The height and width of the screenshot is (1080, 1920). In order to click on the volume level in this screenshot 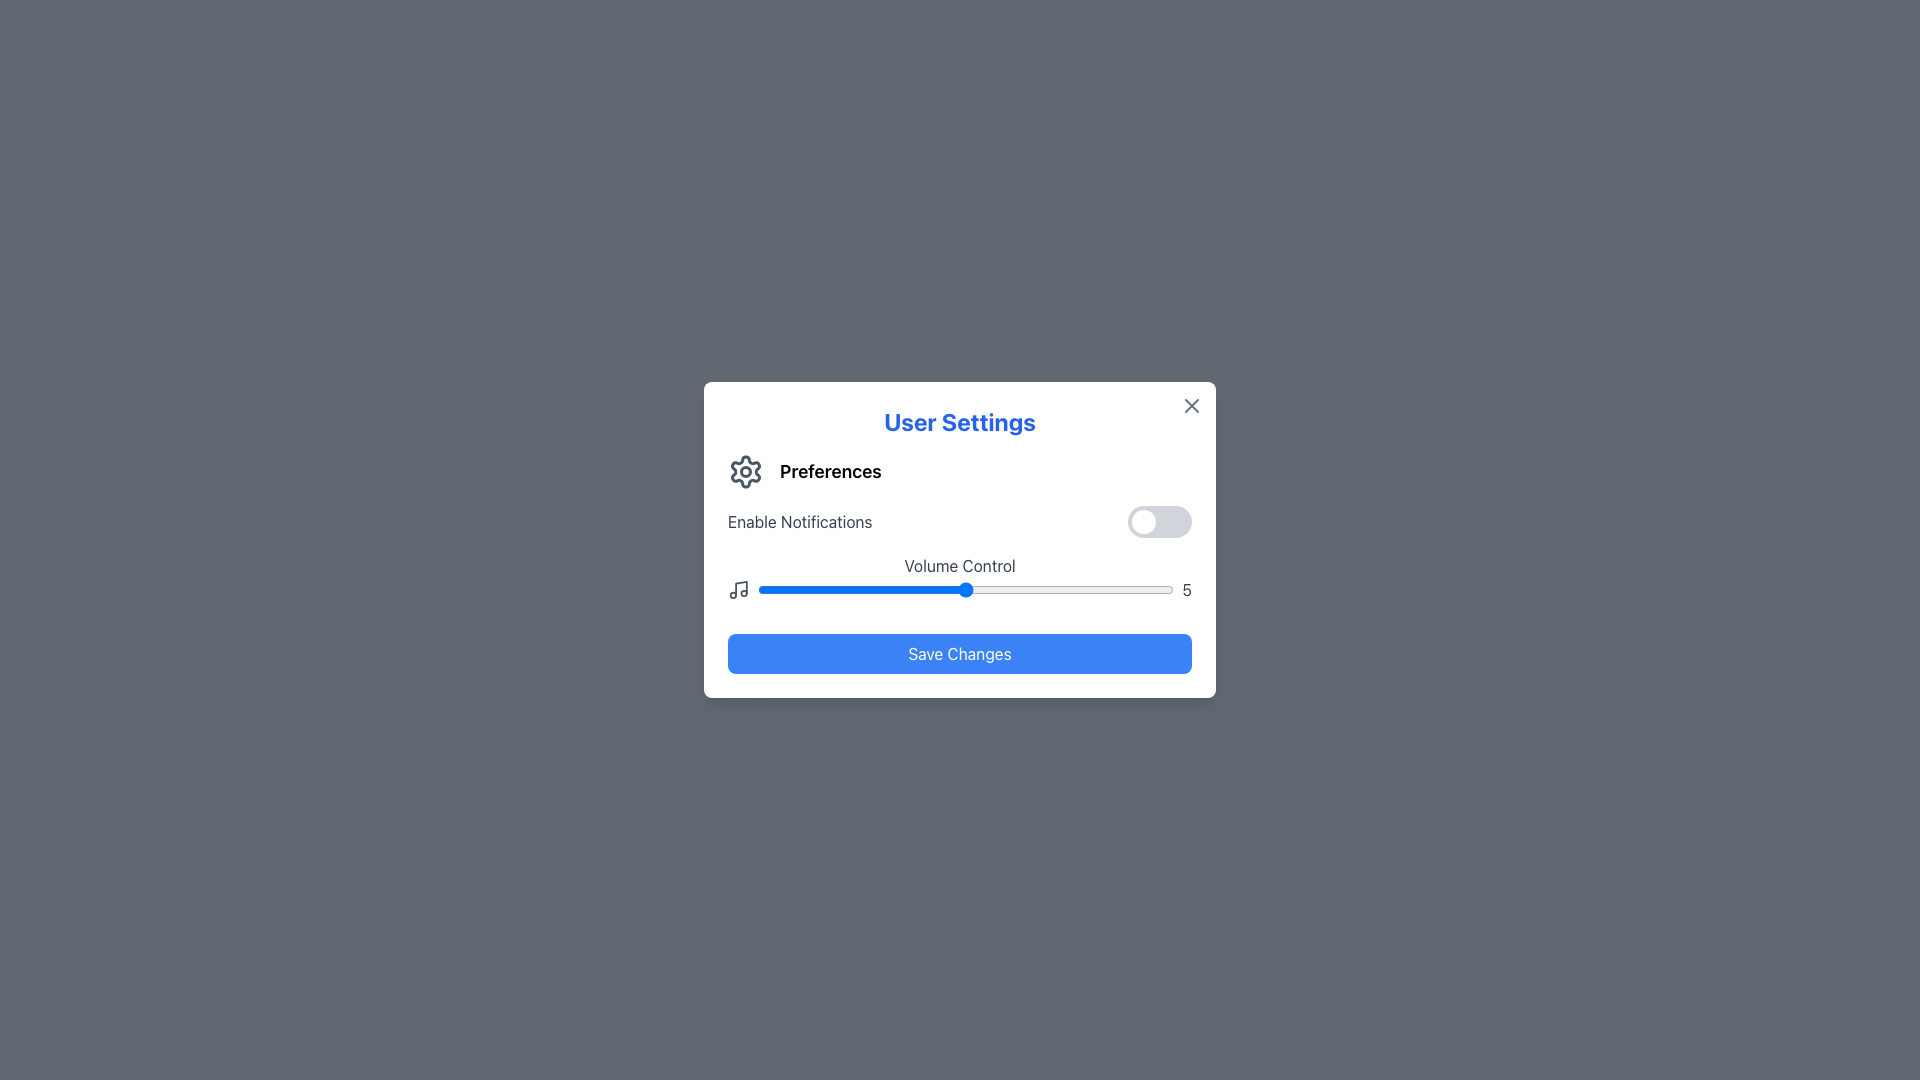, I will do `click(1132, 589)`.